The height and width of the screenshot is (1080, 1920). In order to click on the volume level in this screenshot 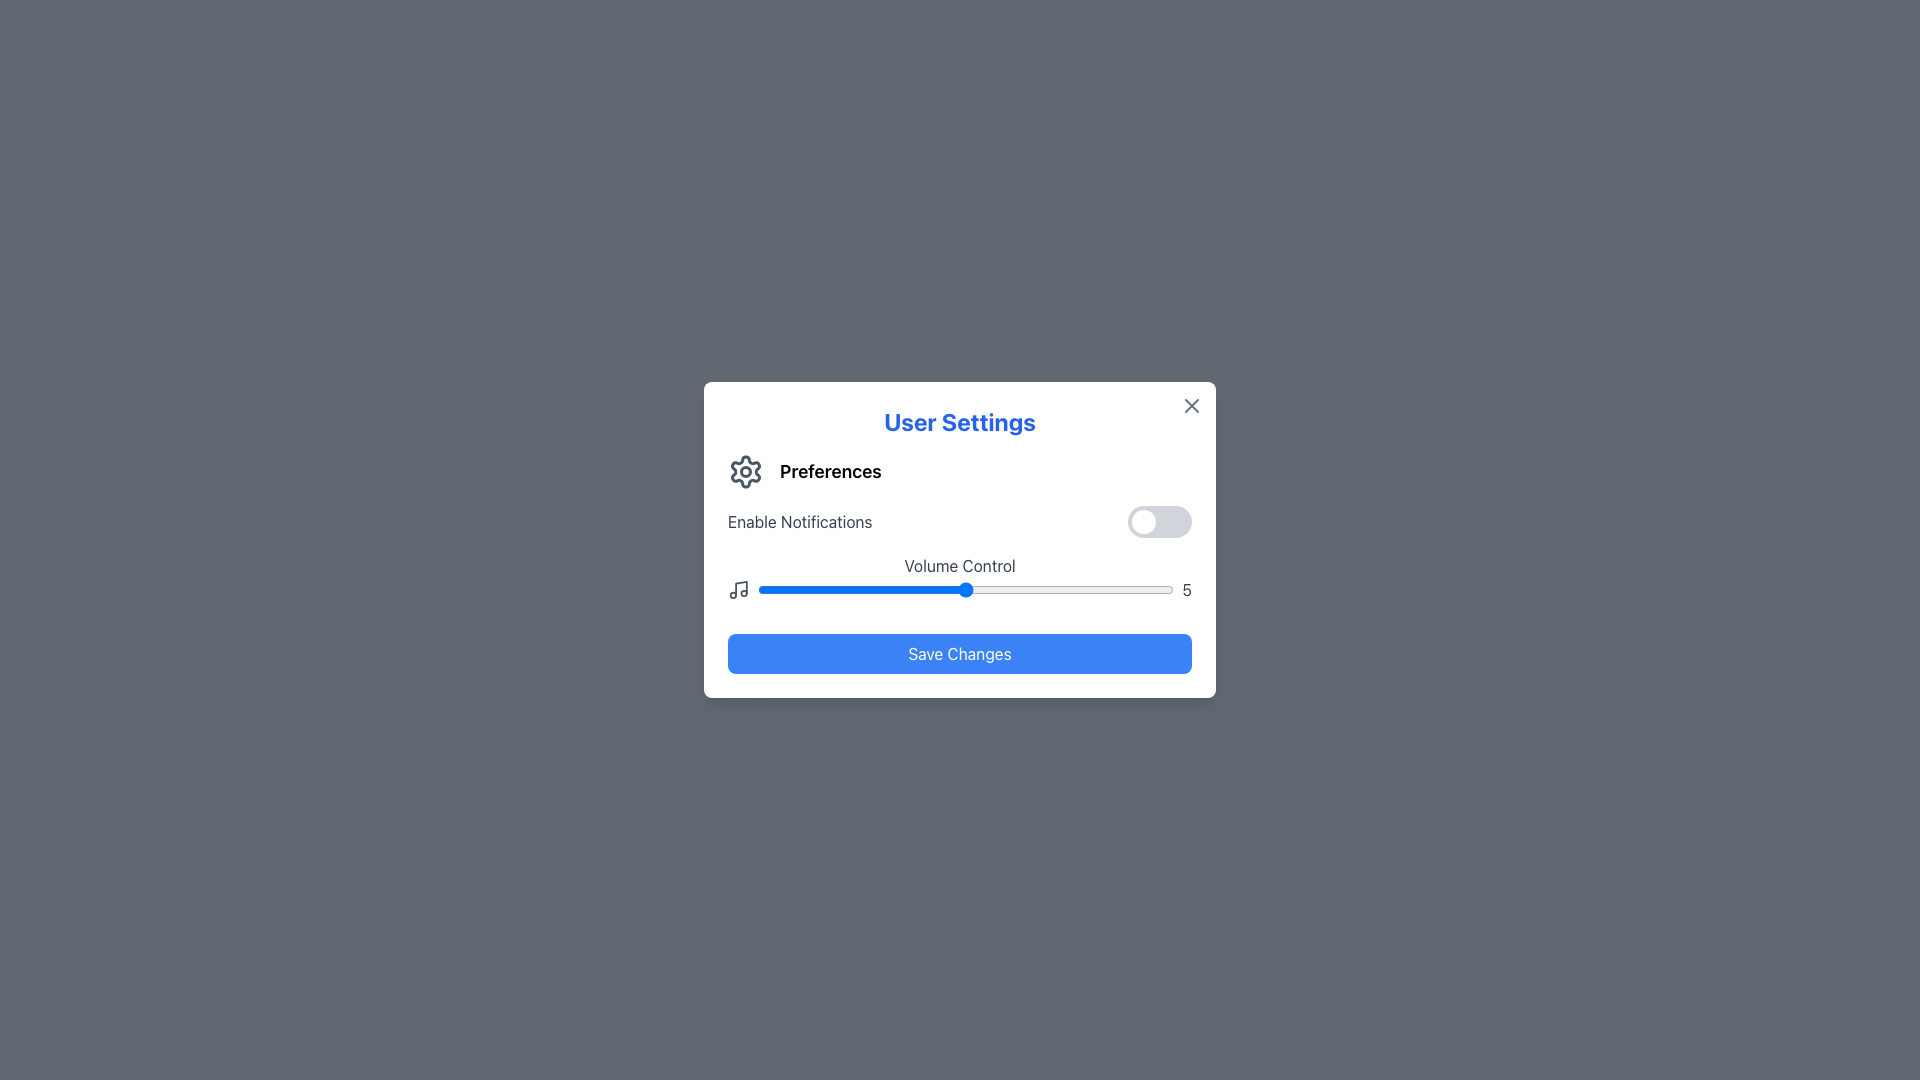, I will do `click(1132, 589)`.